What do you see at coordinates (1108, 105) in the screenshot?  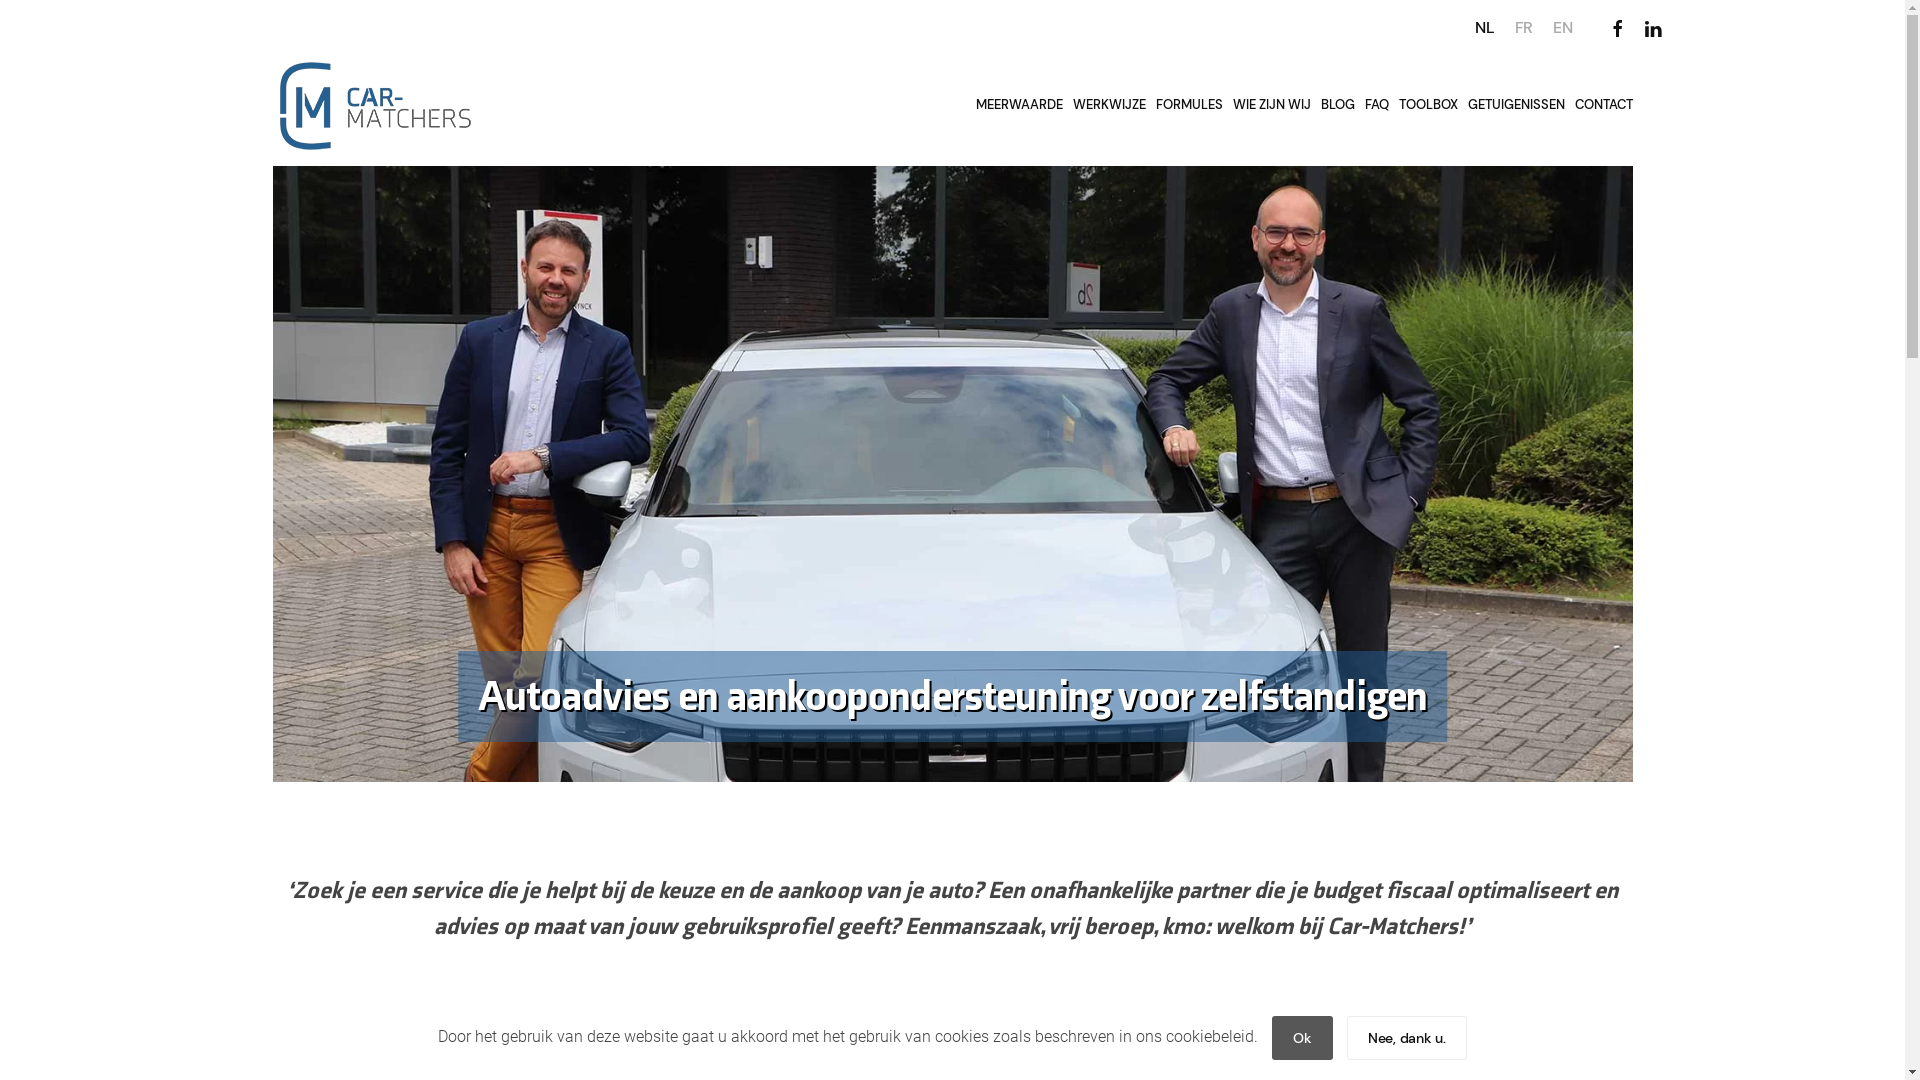 I see `'WERKWIJZE'` at bounding box center [1108, 105].